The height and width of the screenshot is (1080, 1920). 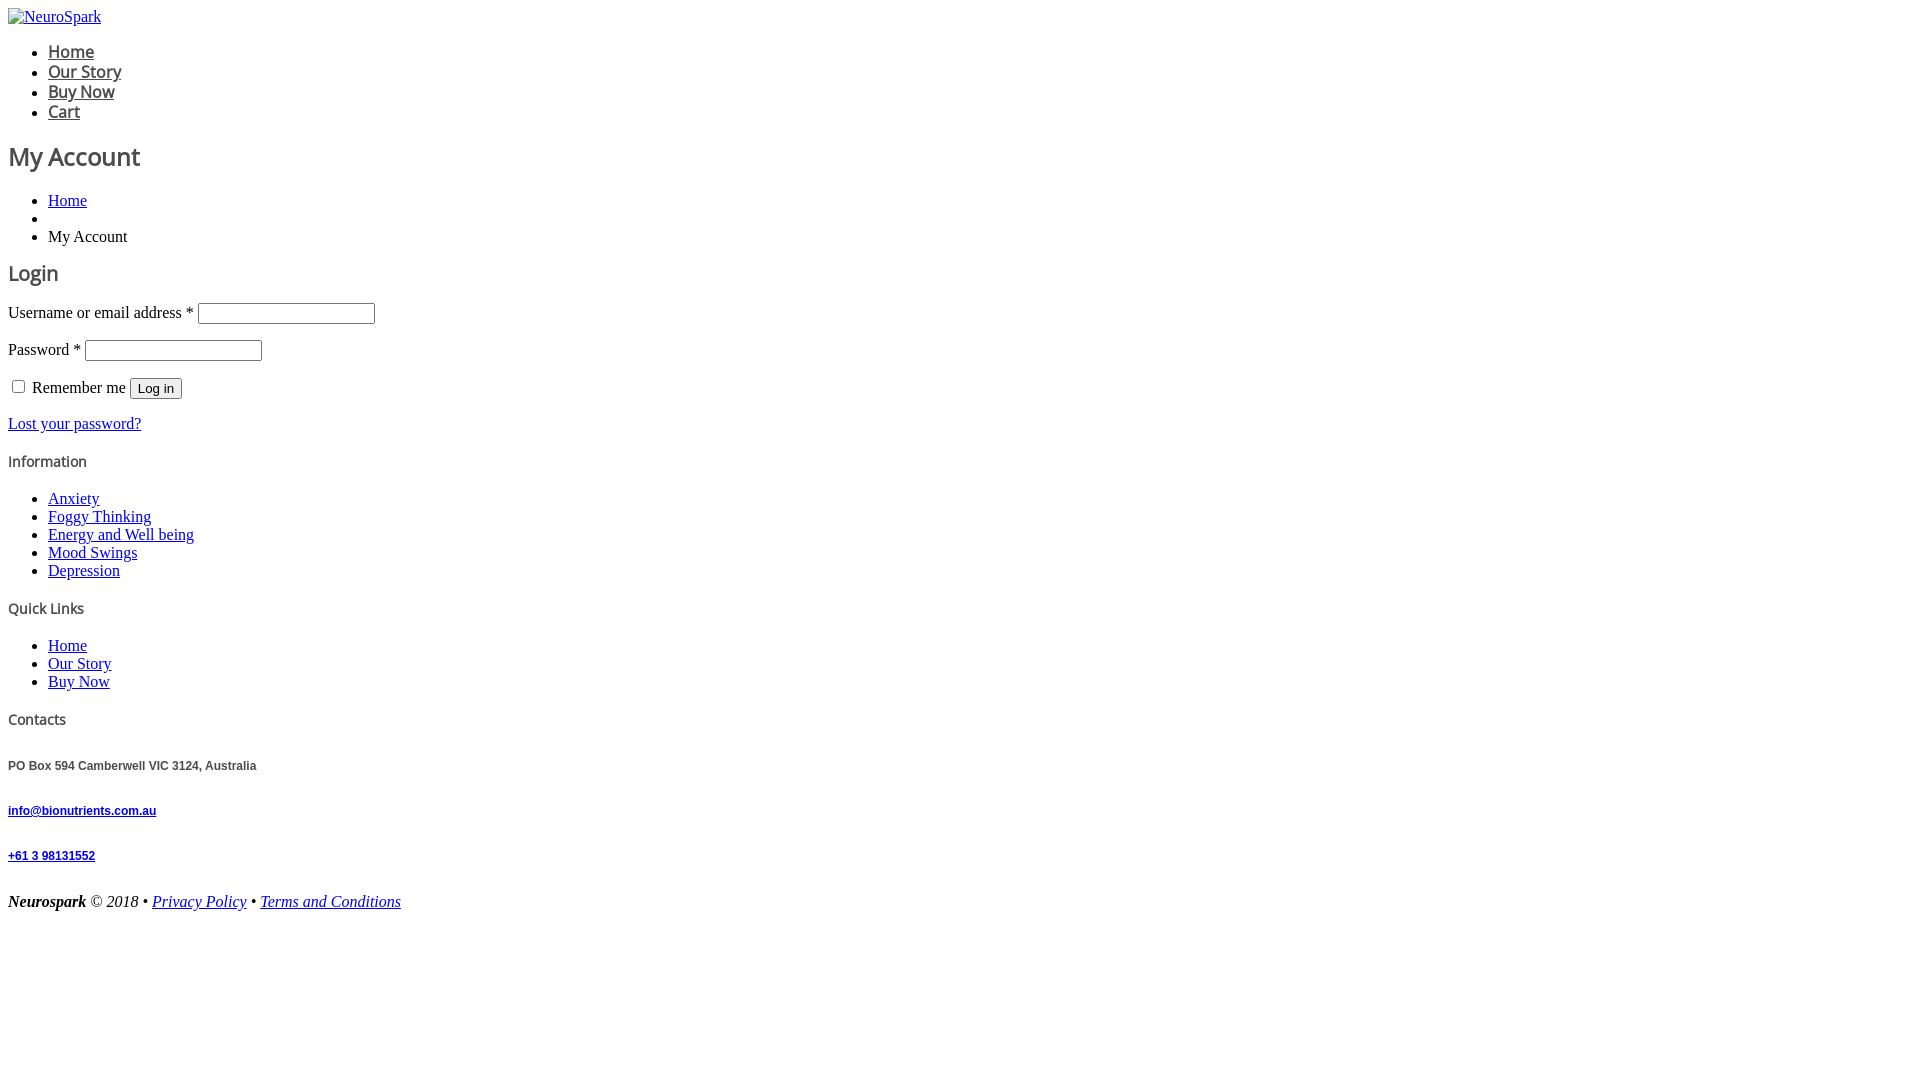 I want to click on 'Lost your password?', so click(x=74, y=422).